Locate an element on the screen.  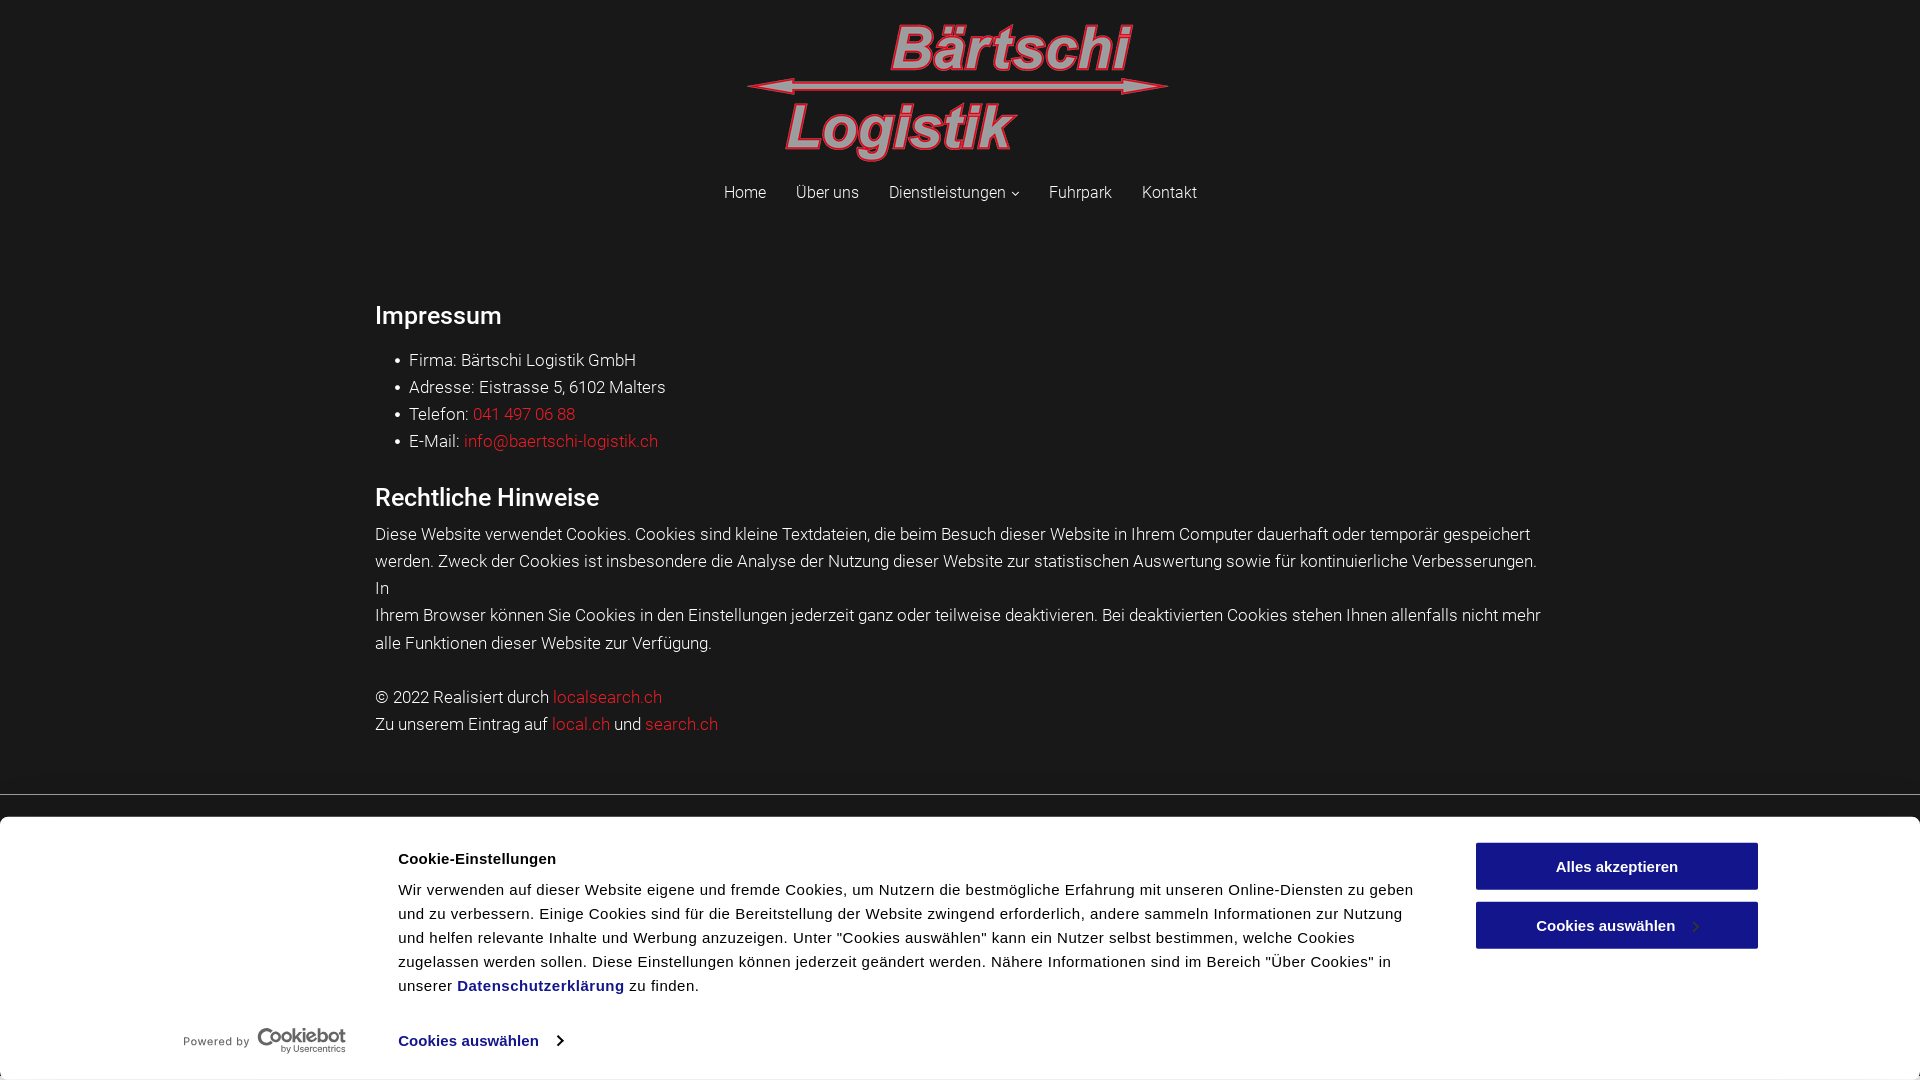
'info@baertschi-logistik.ch' is located at coordinates (560, 439).